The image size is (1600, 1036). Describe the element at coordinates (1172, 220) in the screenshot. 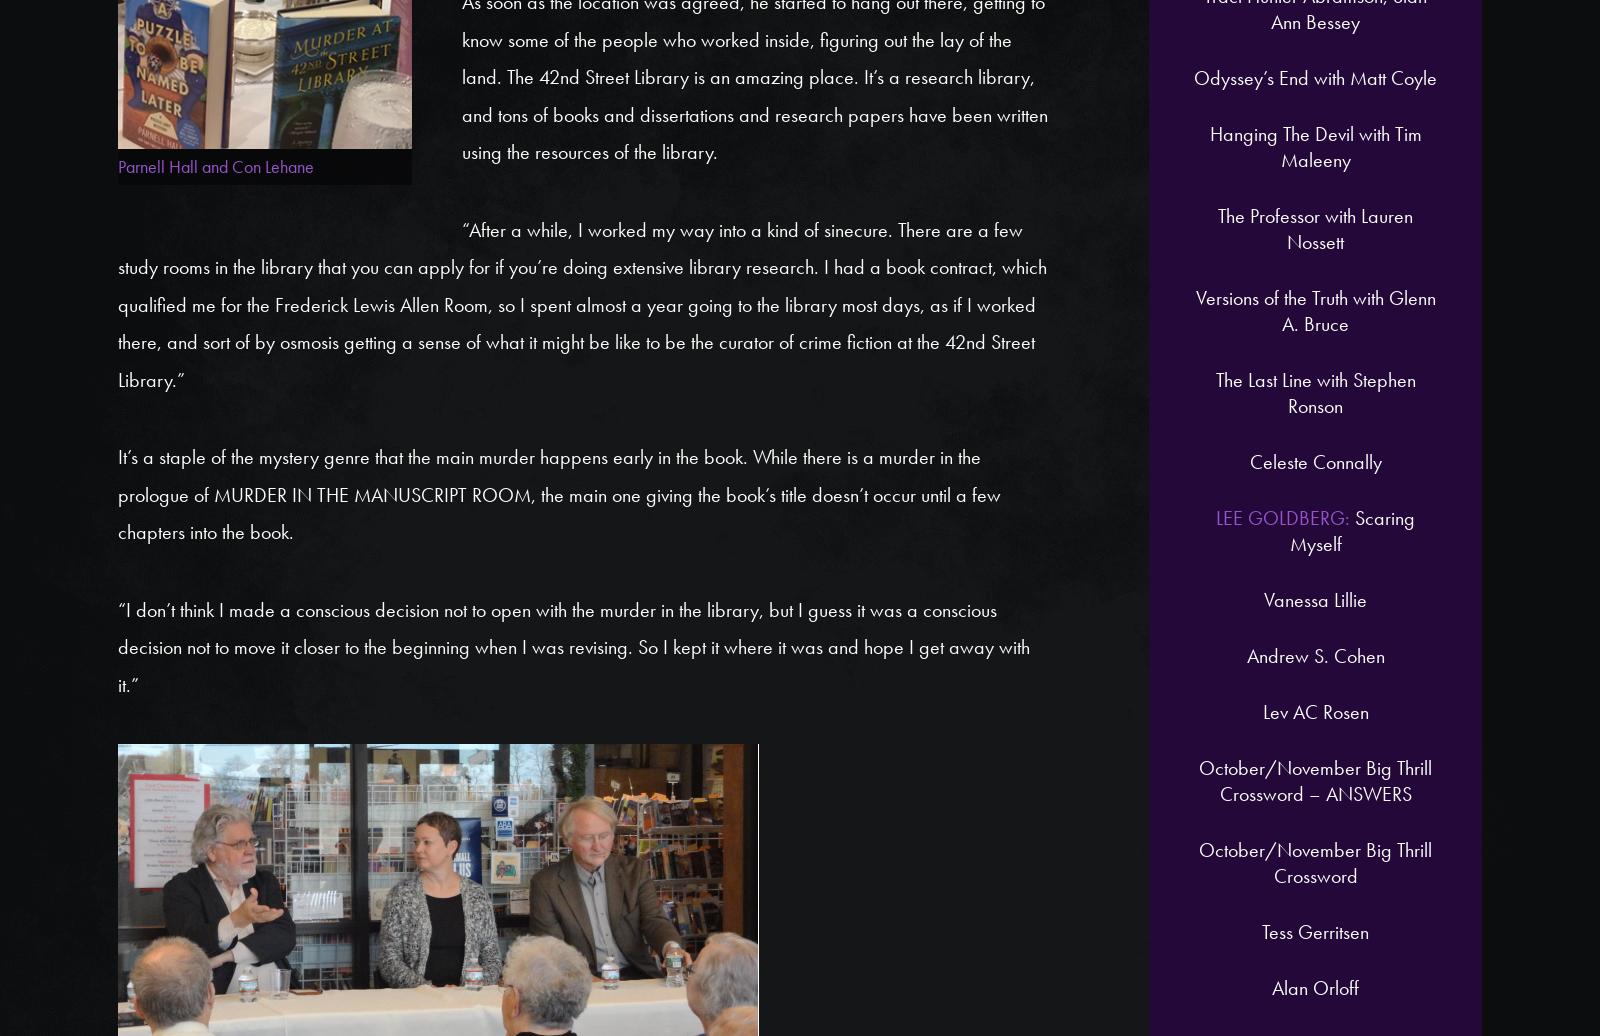

I see `'Contribute'` at that location.